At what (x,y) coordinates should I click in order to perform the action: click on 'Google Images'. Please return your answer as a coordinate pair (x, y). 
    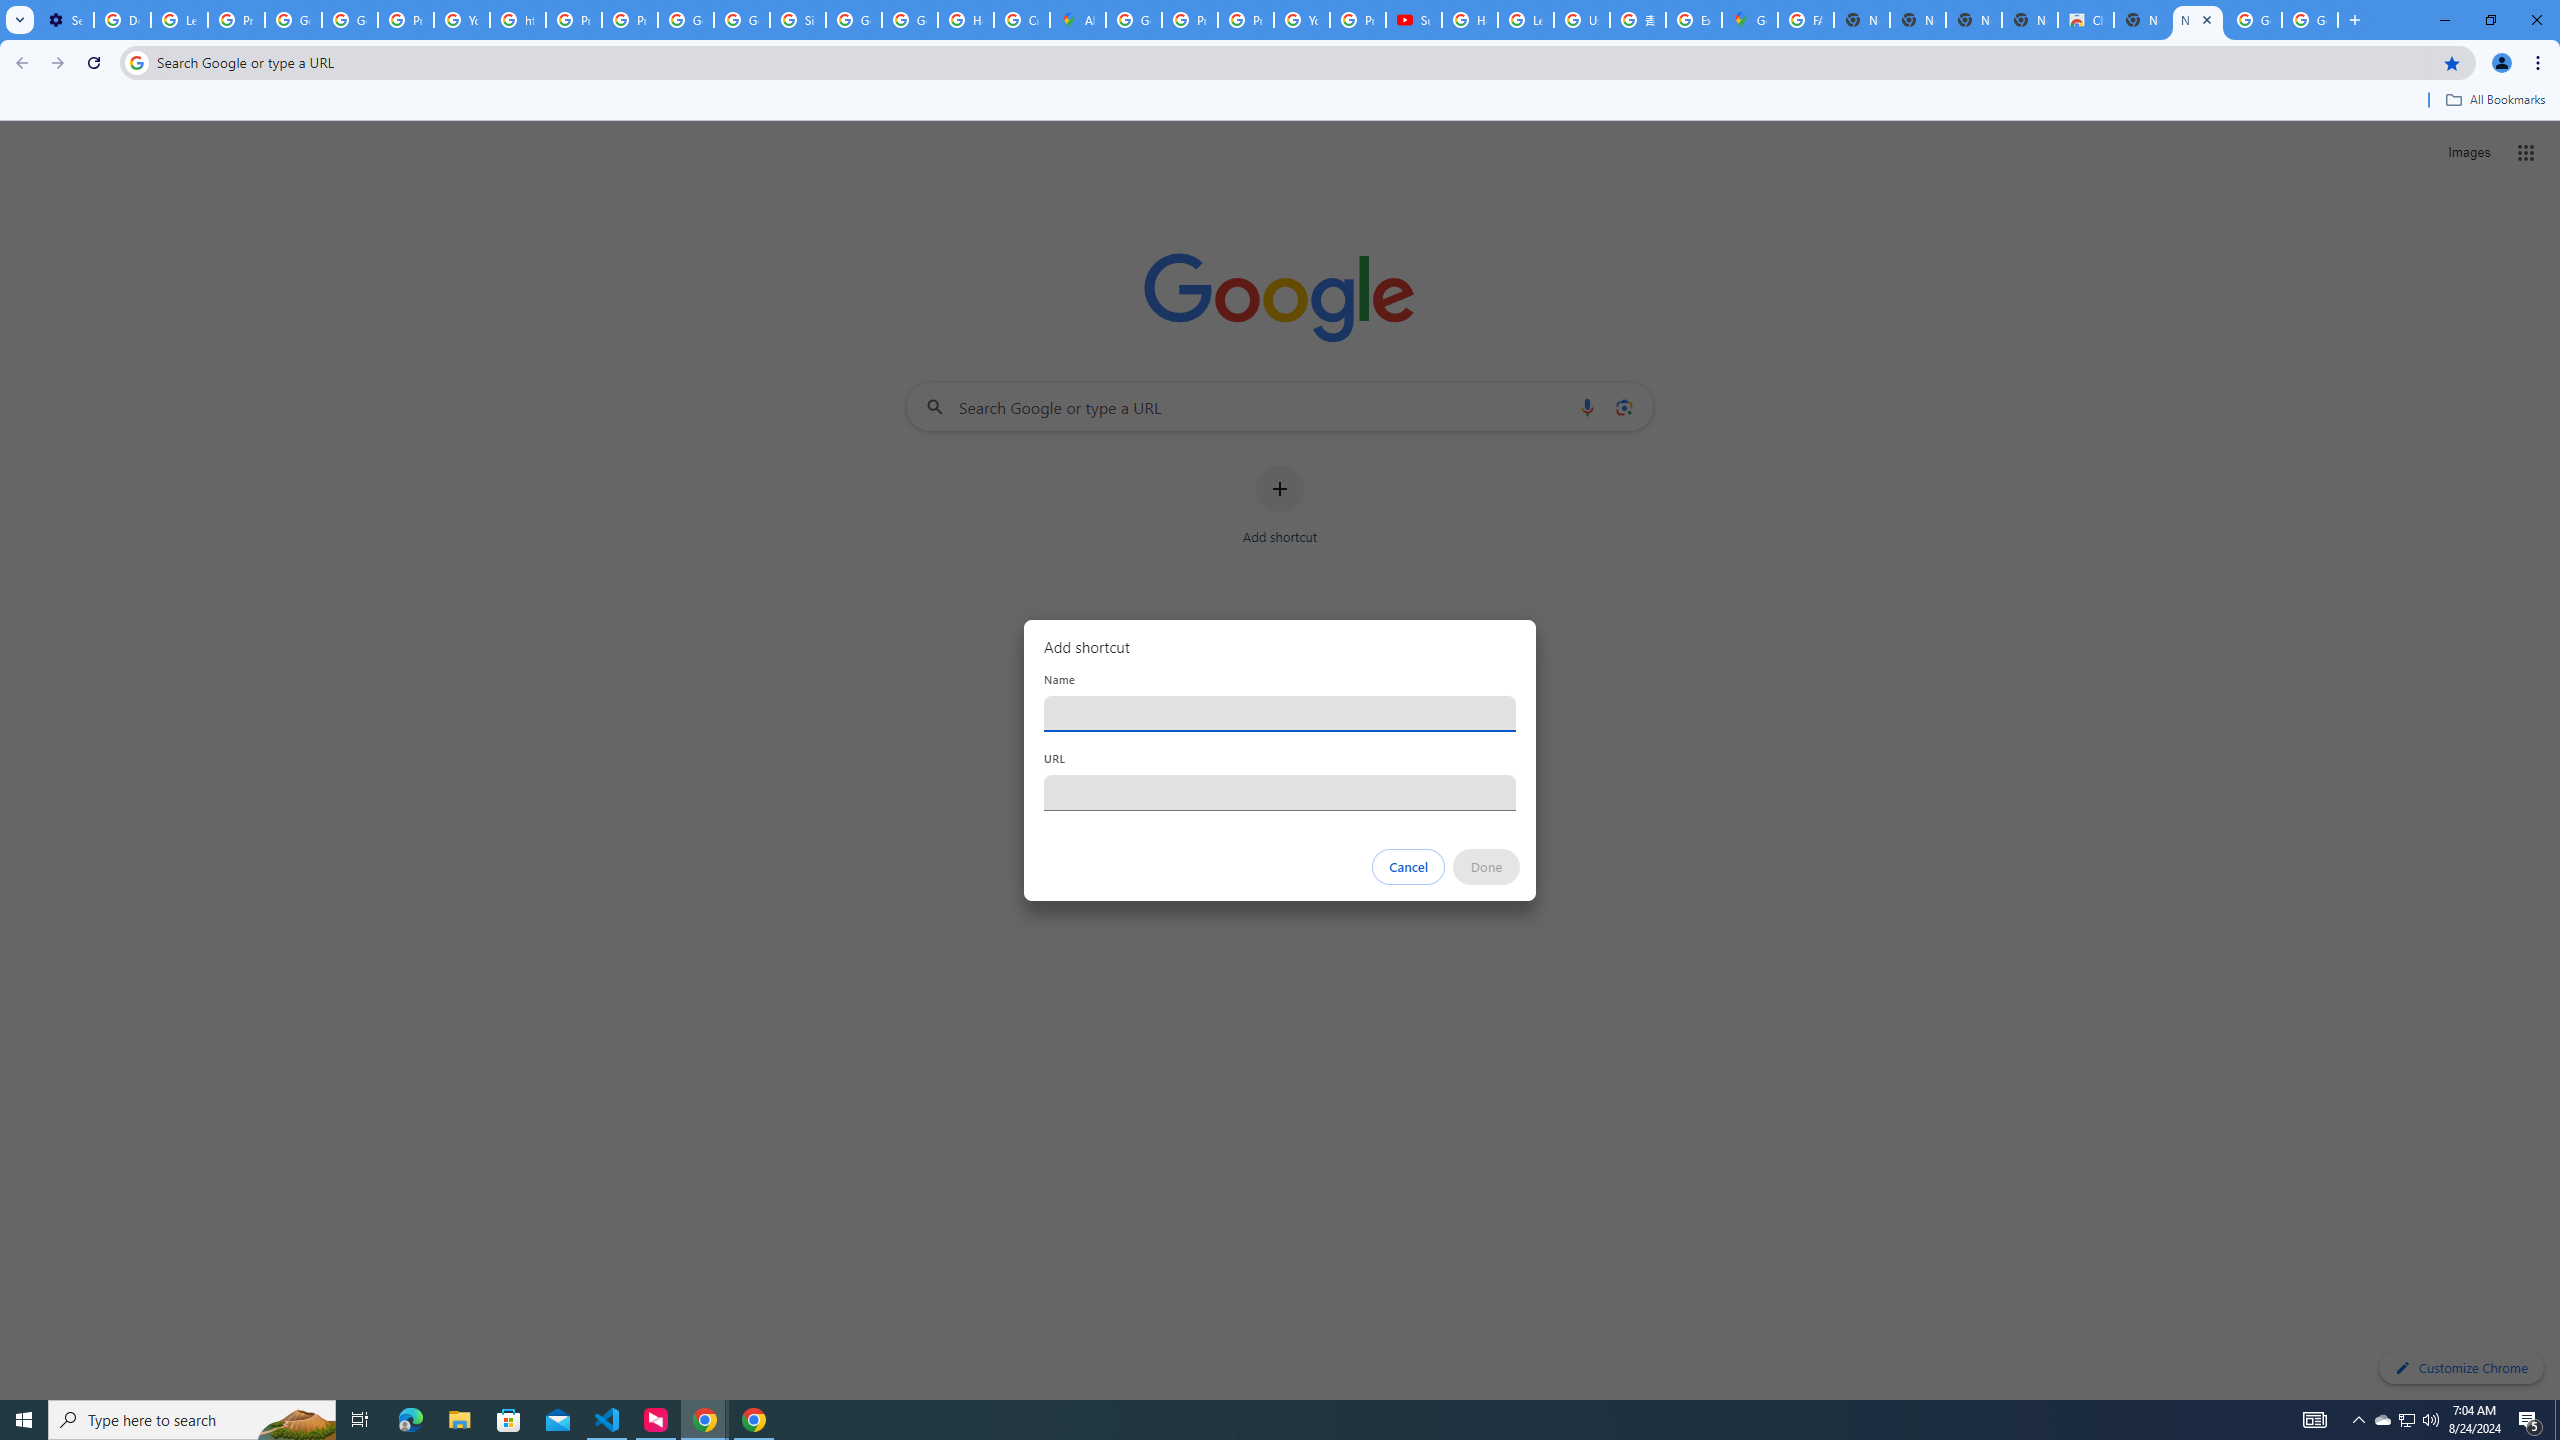
    Looking at the image, I should click on (2254, 19).